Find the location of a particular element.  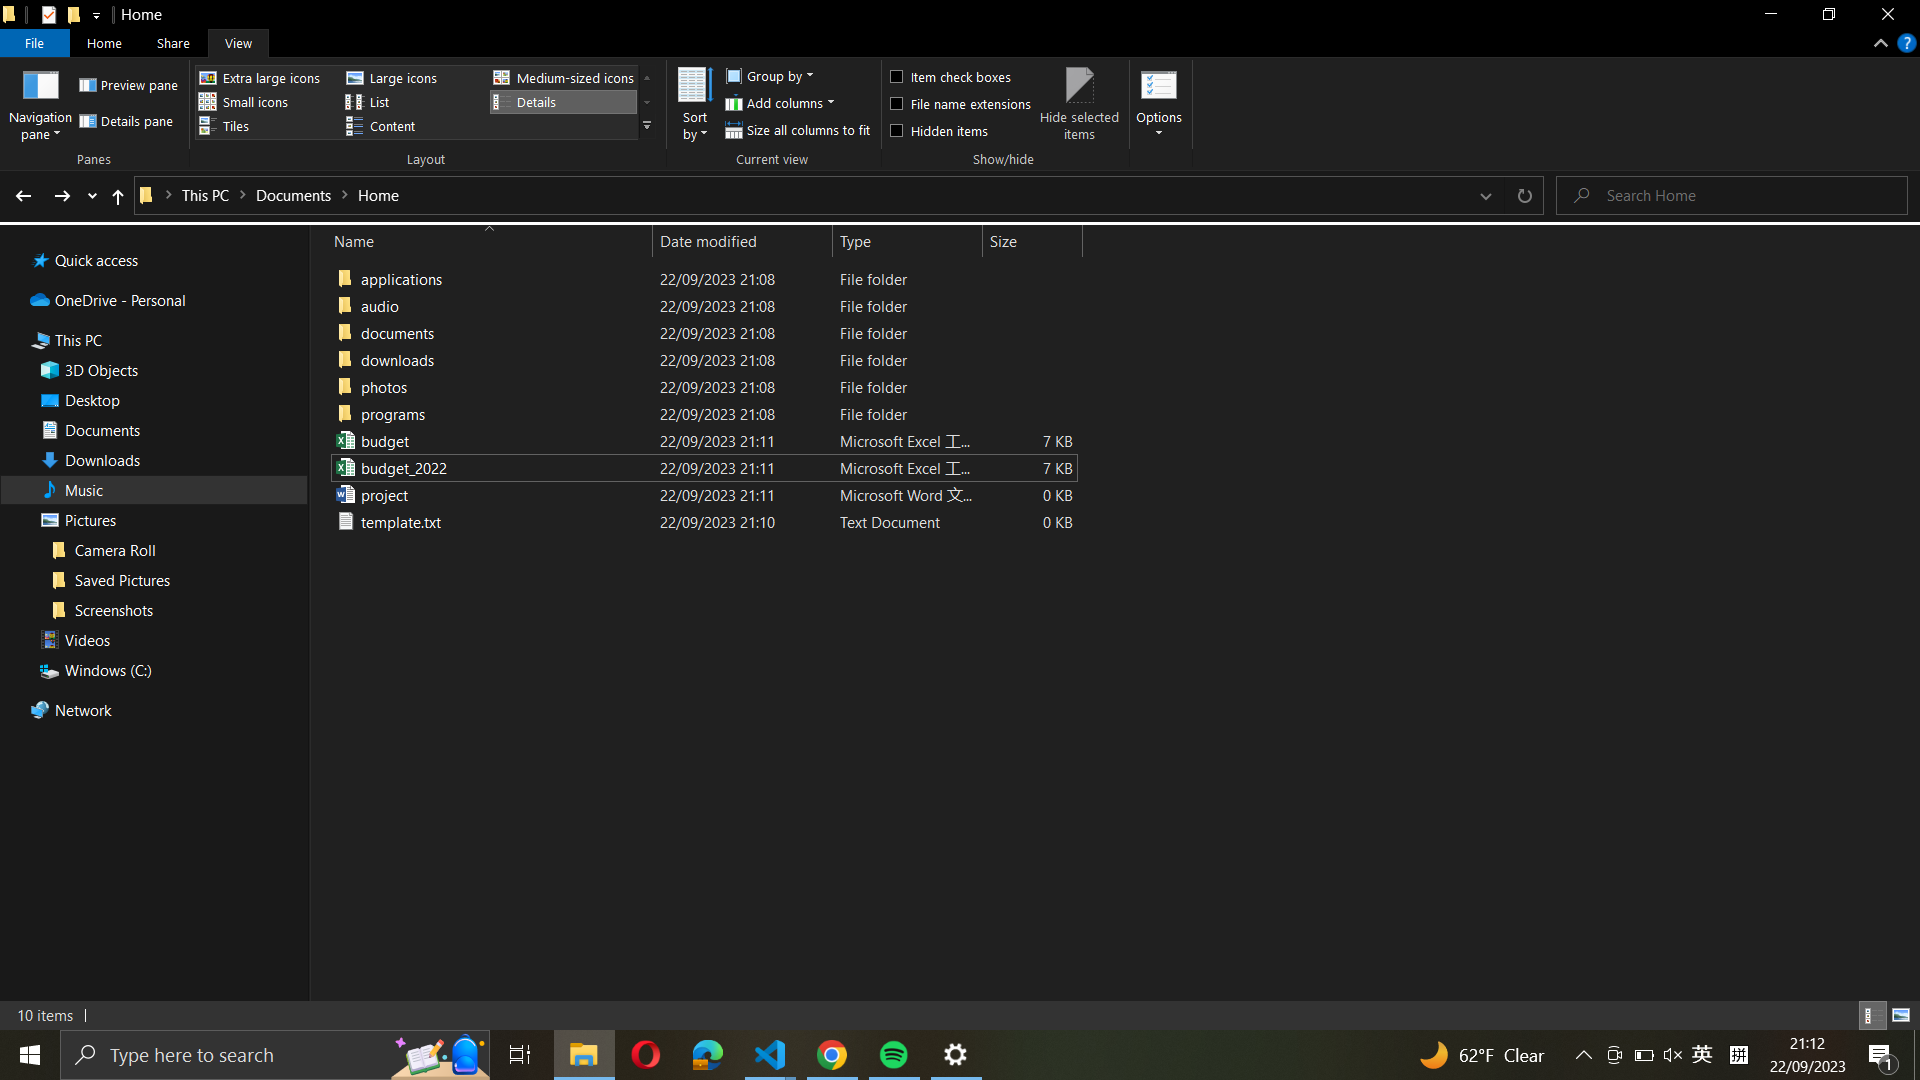

Use the default Excel software to open the "budget_2022_excel_file" is located at coordinates (700, 467).